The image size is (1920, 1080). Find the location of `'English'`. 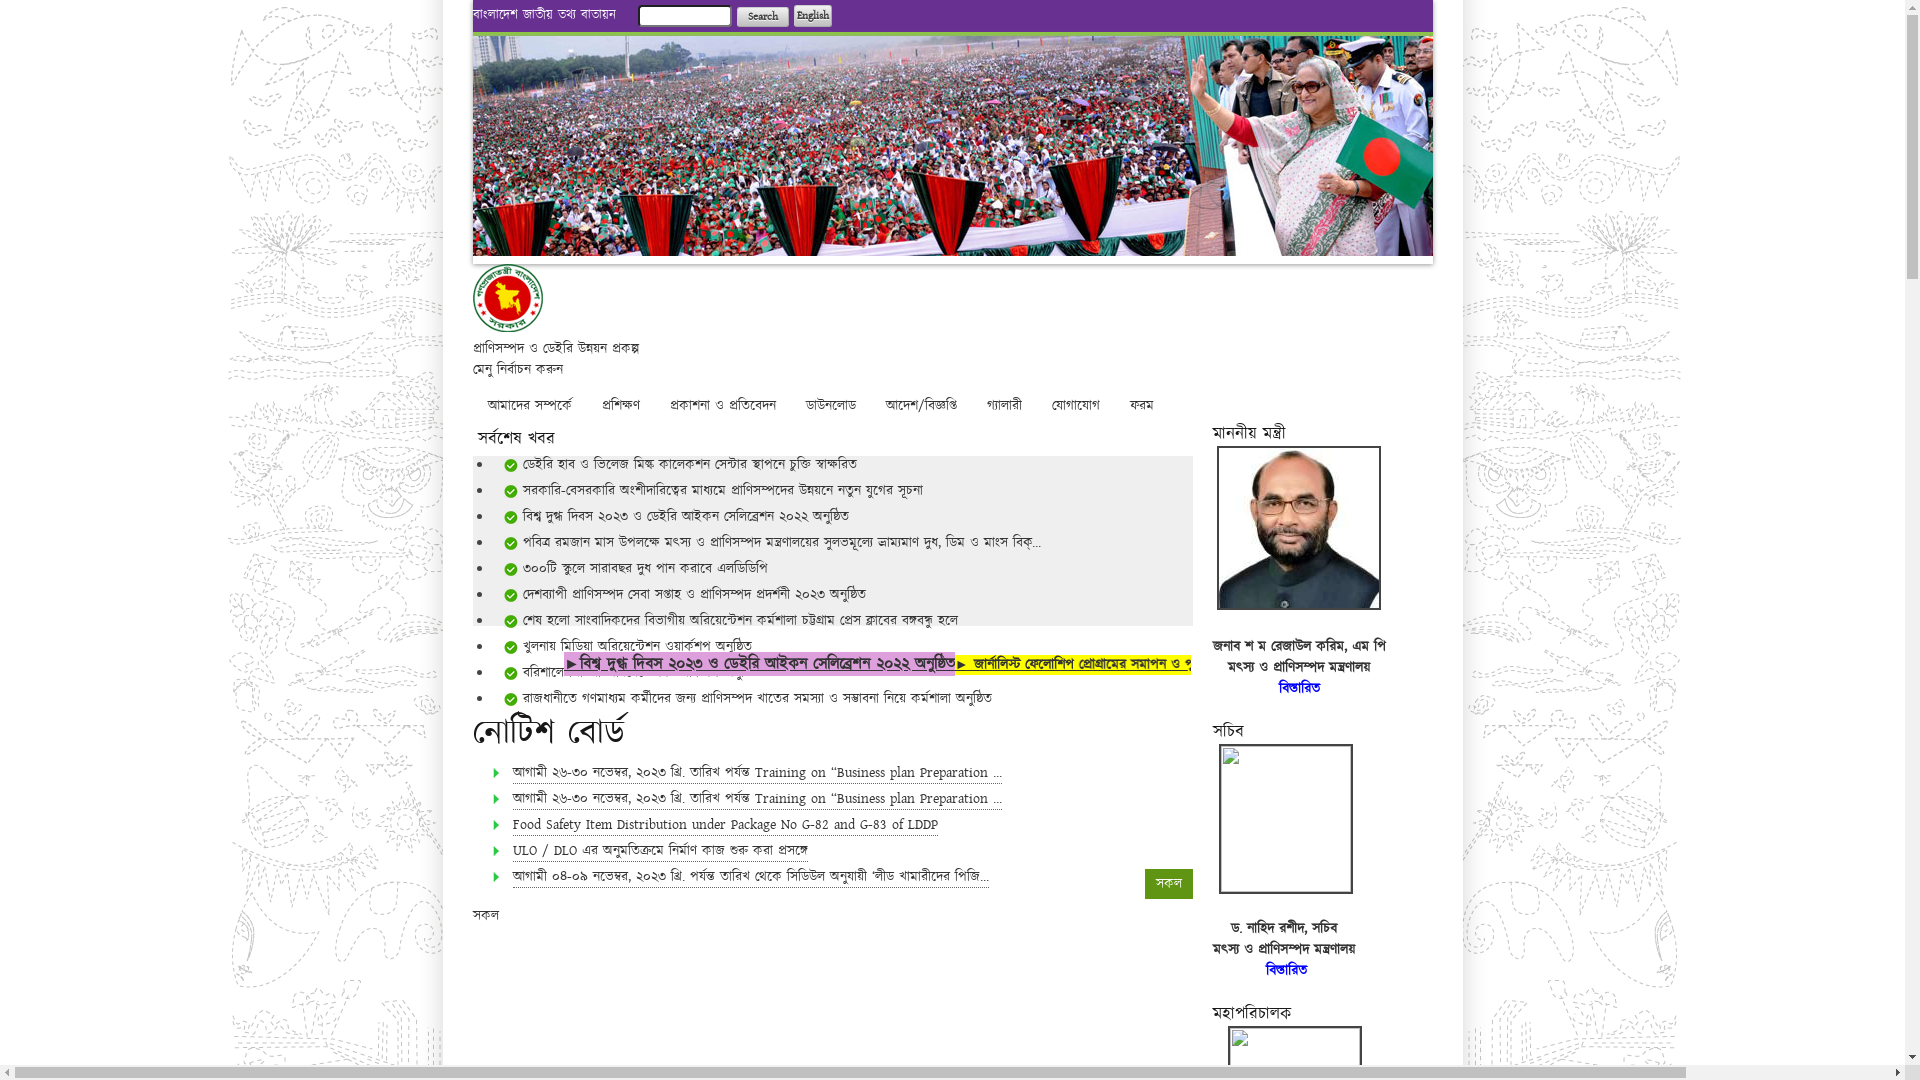

'English' is located at coordinates (812, 15).